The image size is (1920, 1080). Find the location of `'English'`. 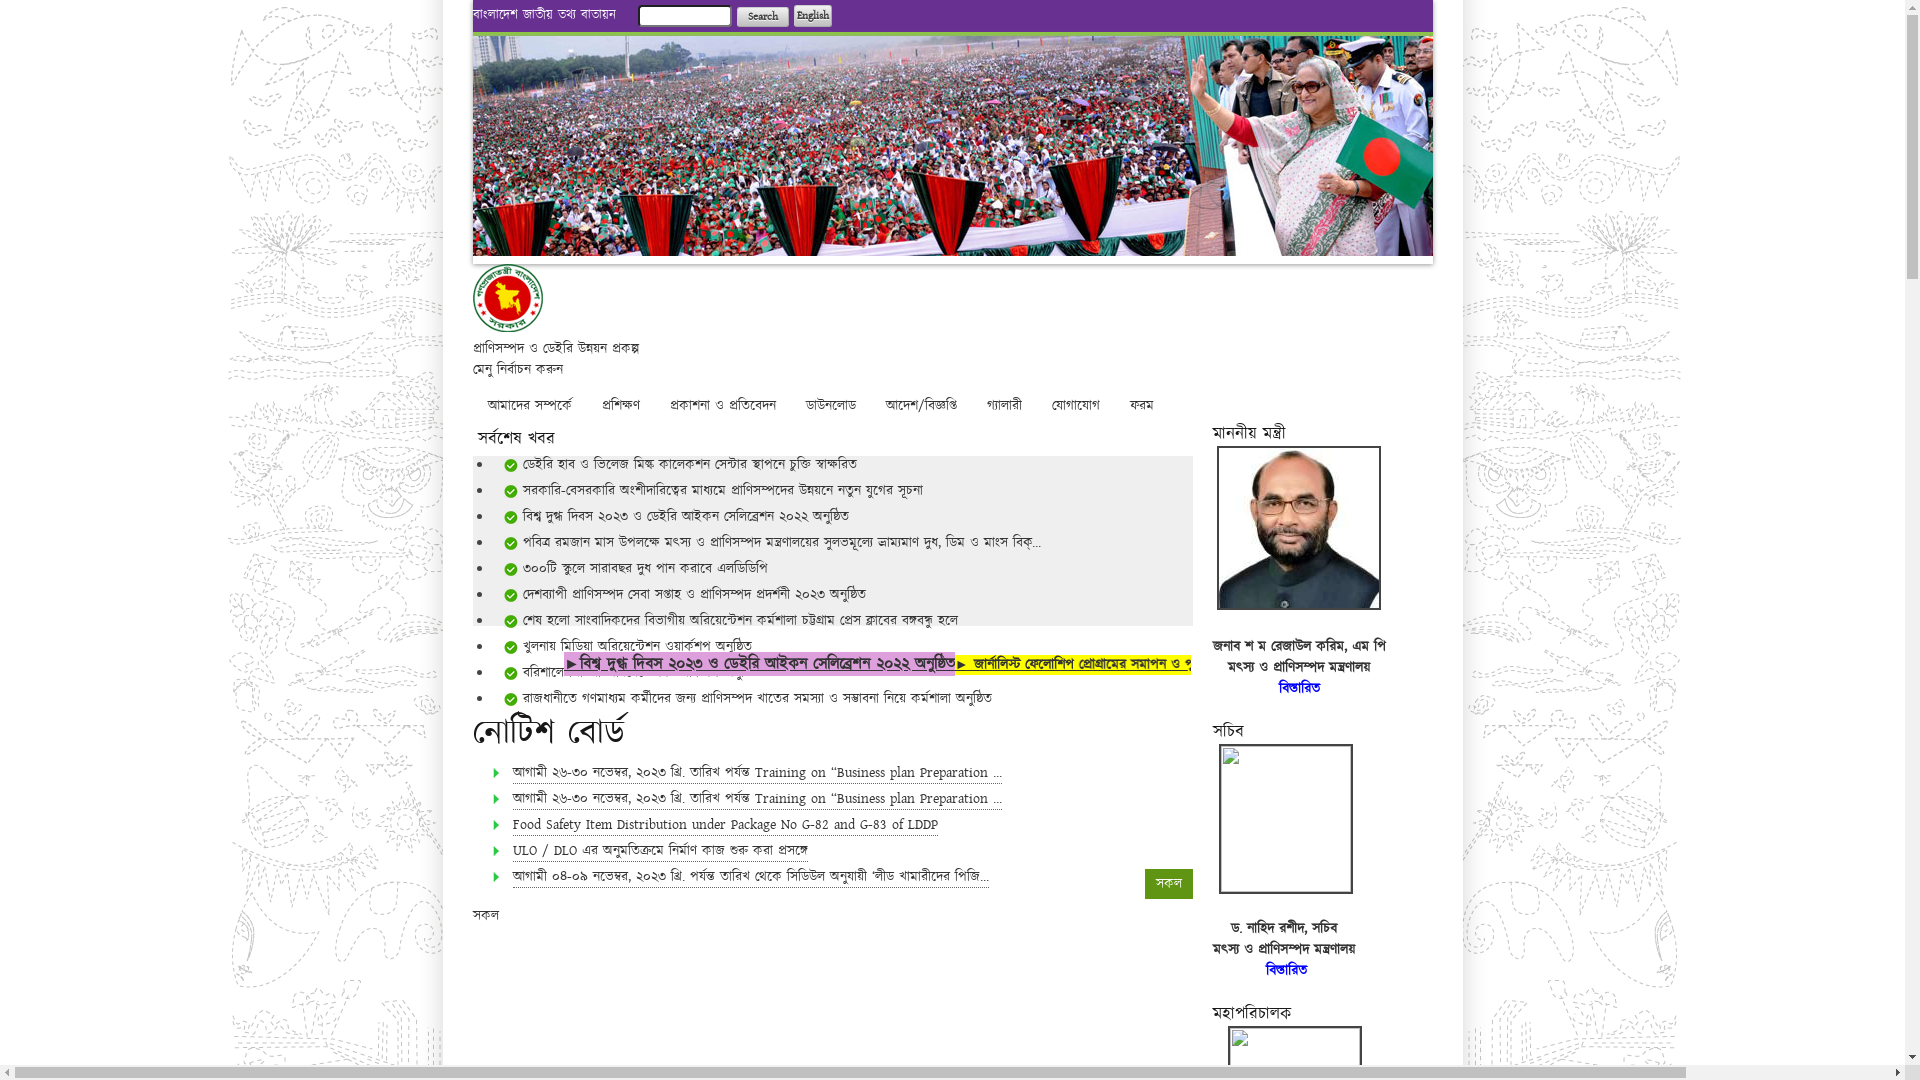

'English' is located at coordinates (812, 15).